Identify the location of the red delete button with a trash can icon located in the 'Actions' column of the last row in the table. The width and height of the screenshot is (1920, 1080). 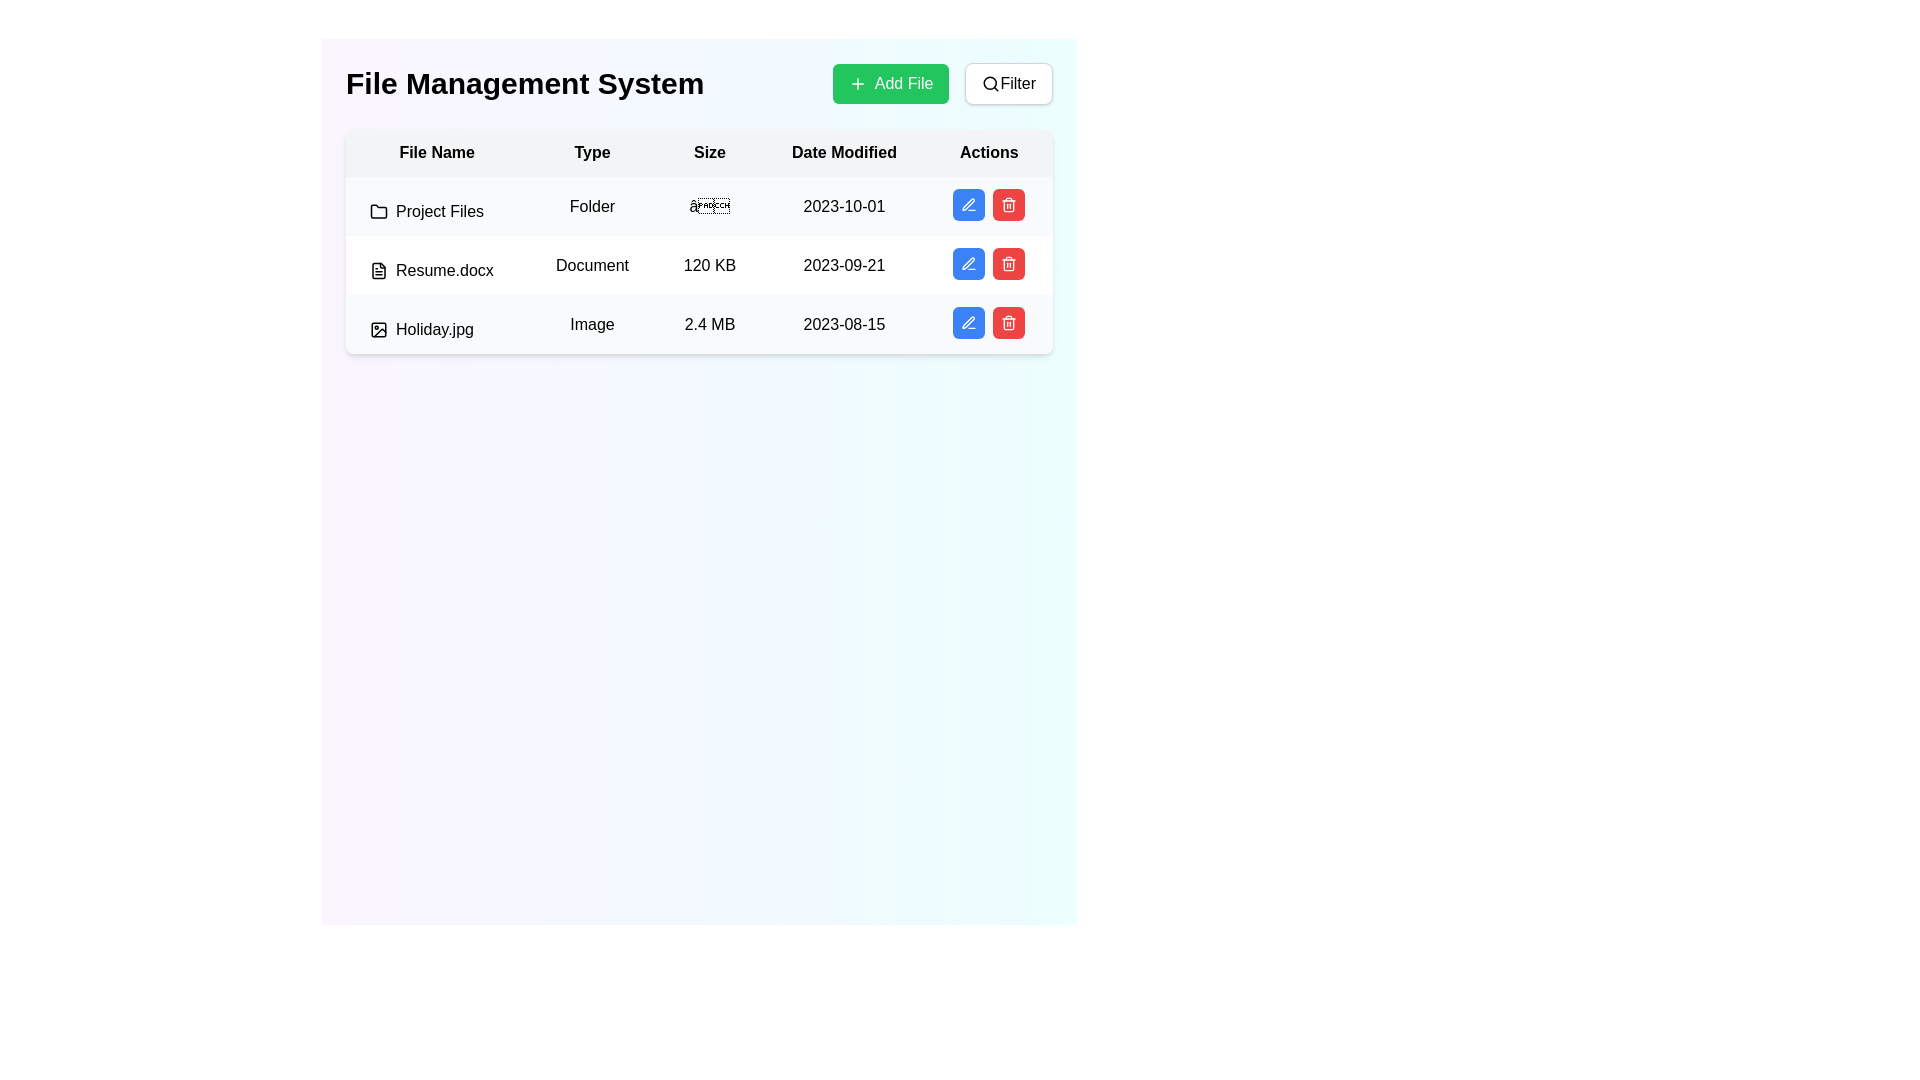
(1009, 322).